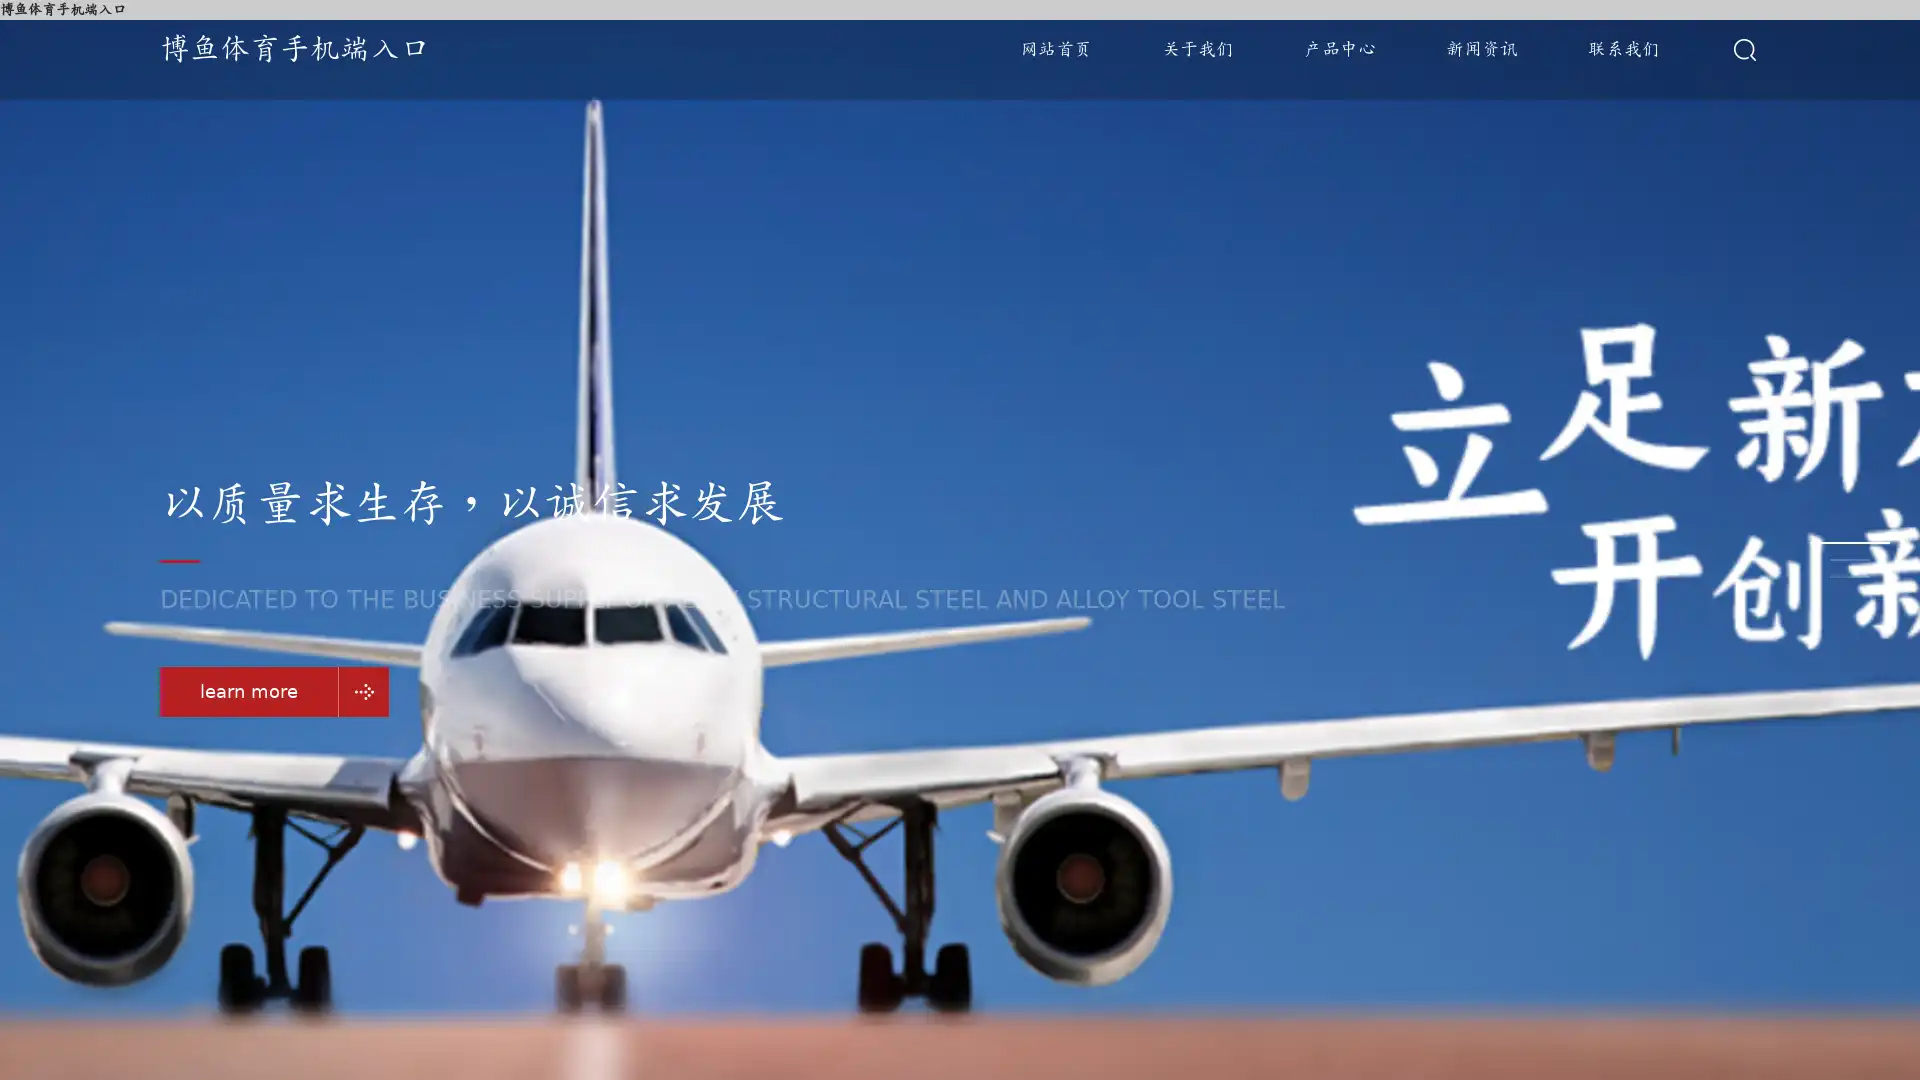 Image resolution: width=1920 pixels, height=1080 pixels. Describe the element at coordinates (1848, 543) in the screenshot. I see `Go to slide 1` at that location.